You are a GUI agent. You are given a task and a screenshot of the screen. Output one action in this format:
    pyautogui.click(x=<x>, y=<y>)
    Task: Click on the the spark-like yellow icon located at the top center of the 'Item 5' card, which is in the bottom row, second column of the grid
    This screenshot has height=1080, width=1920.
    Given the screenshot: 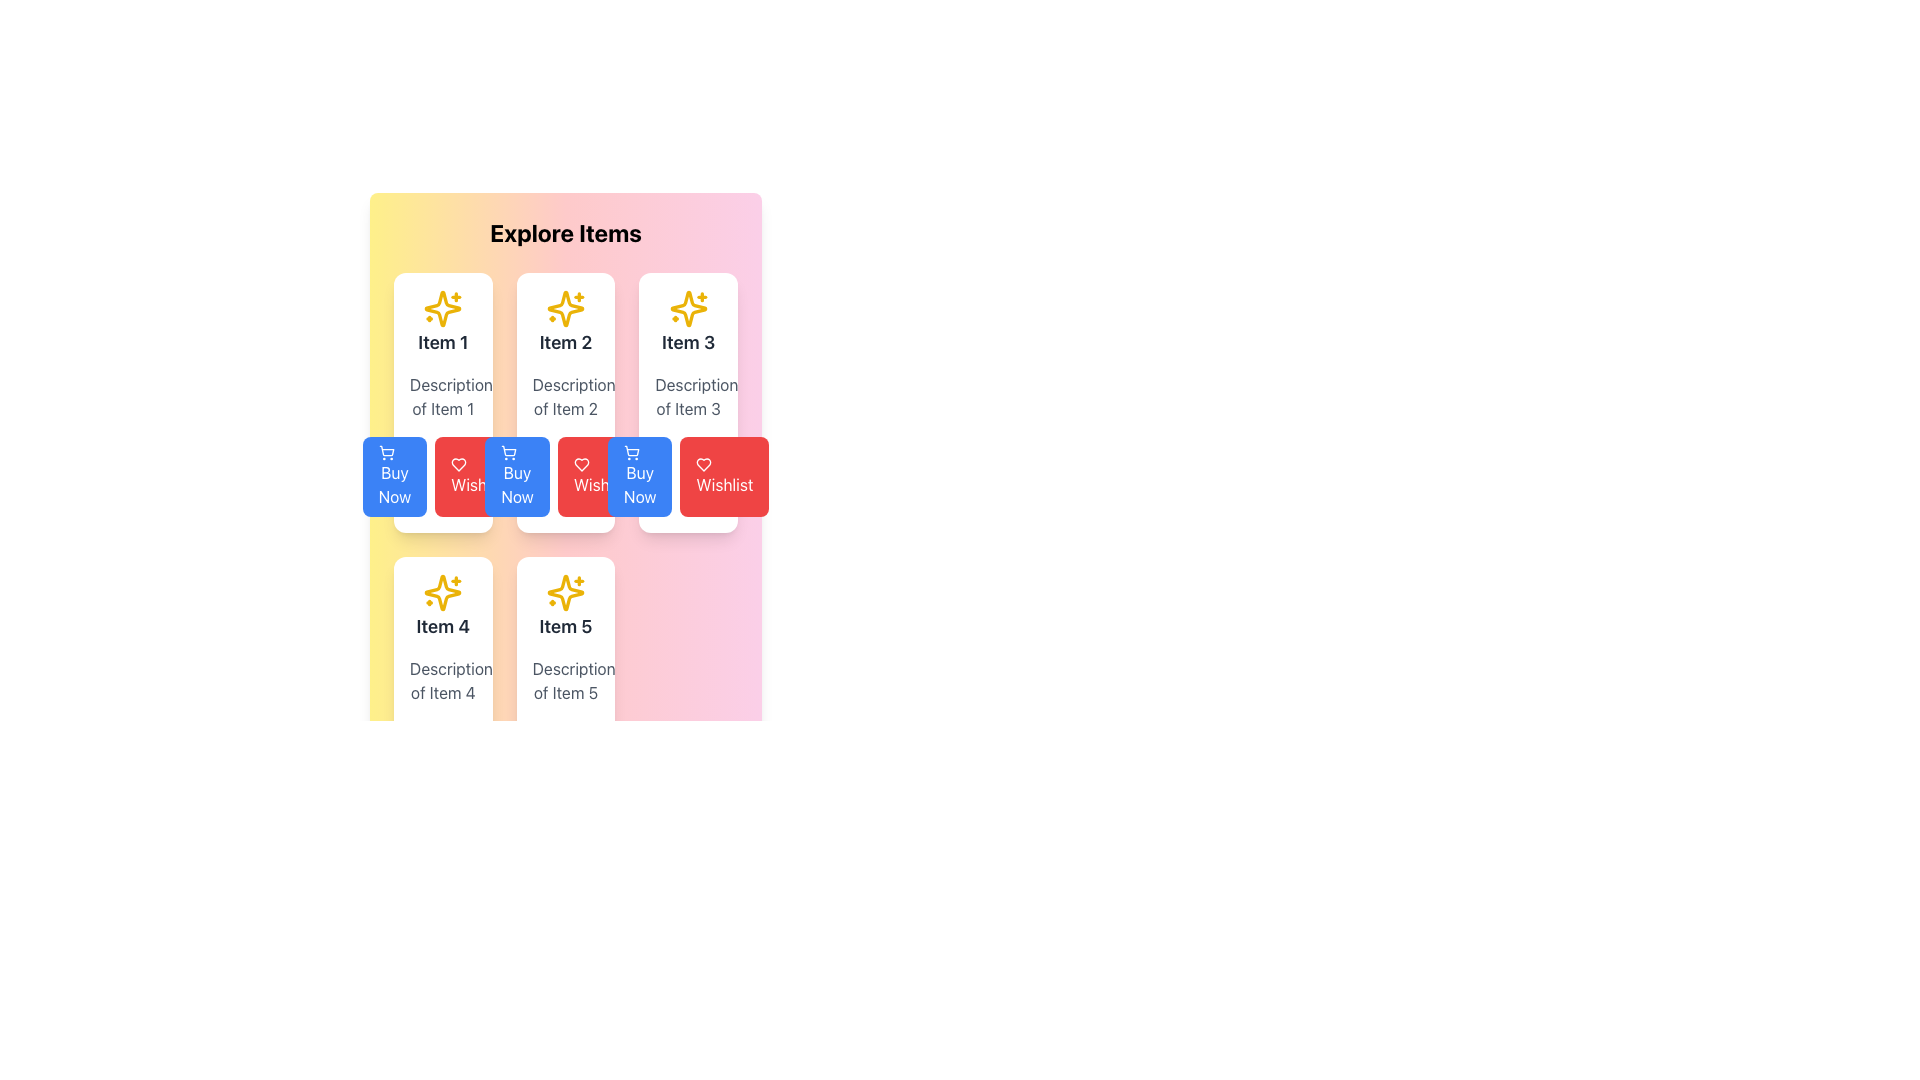 What is the action you would take?
    pyautogui.click(x=565, y=592)
    